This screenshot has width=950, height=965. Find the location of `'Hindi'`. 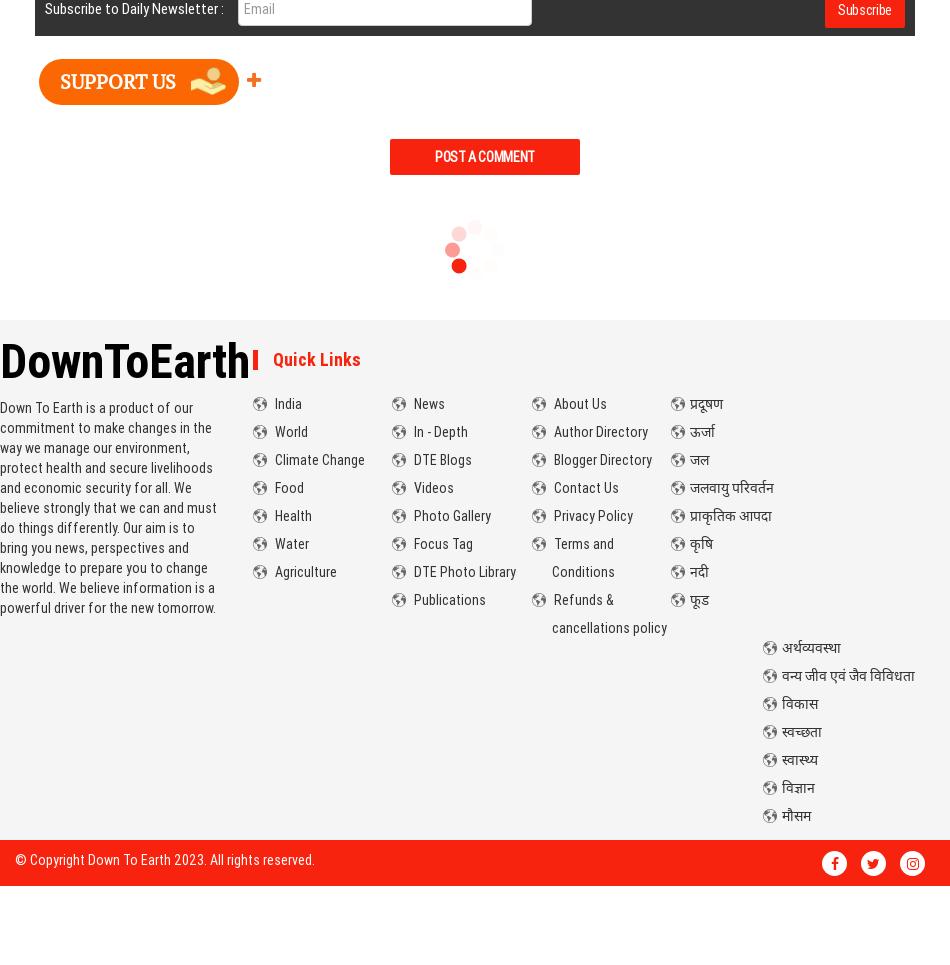

'Hindi' is located at coordinates (710, 359).